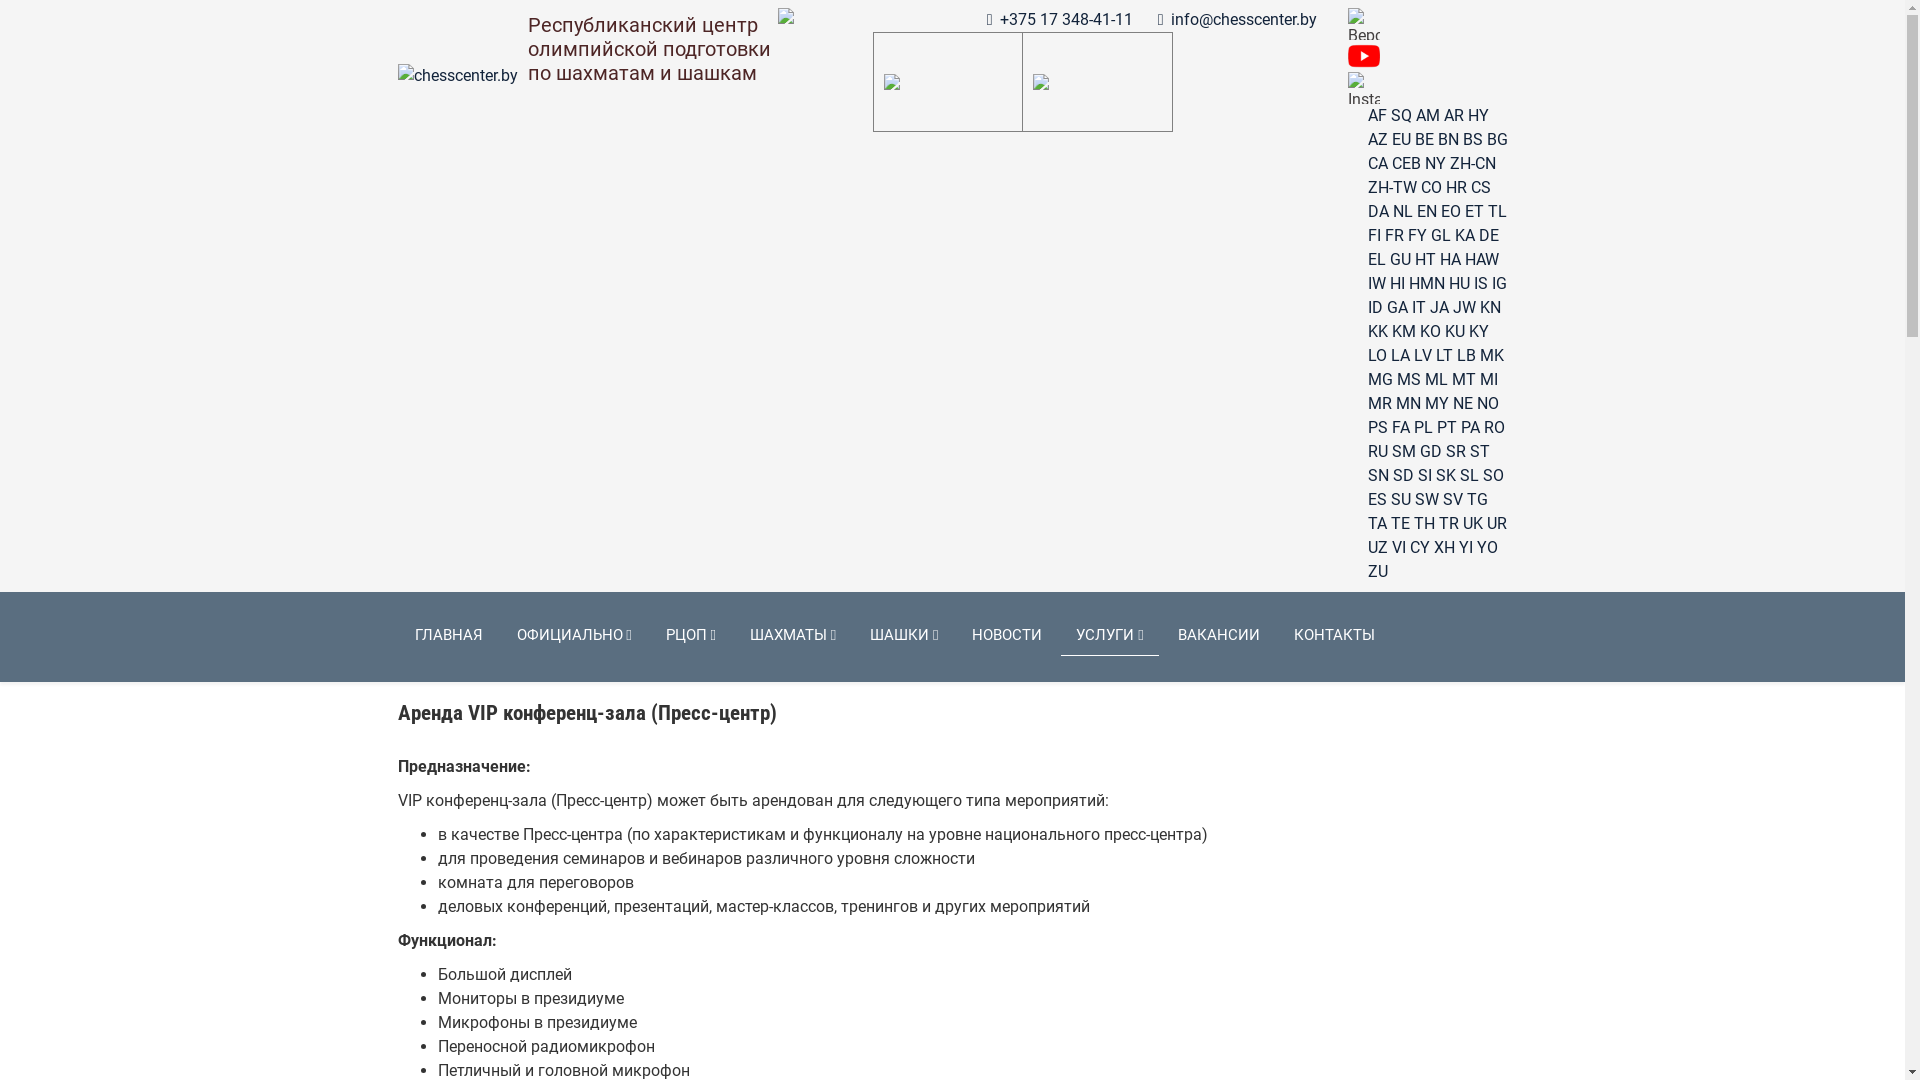  Describe the element at coordinates (1376, 498) in the screenshot. I see `'ES'` at that location.